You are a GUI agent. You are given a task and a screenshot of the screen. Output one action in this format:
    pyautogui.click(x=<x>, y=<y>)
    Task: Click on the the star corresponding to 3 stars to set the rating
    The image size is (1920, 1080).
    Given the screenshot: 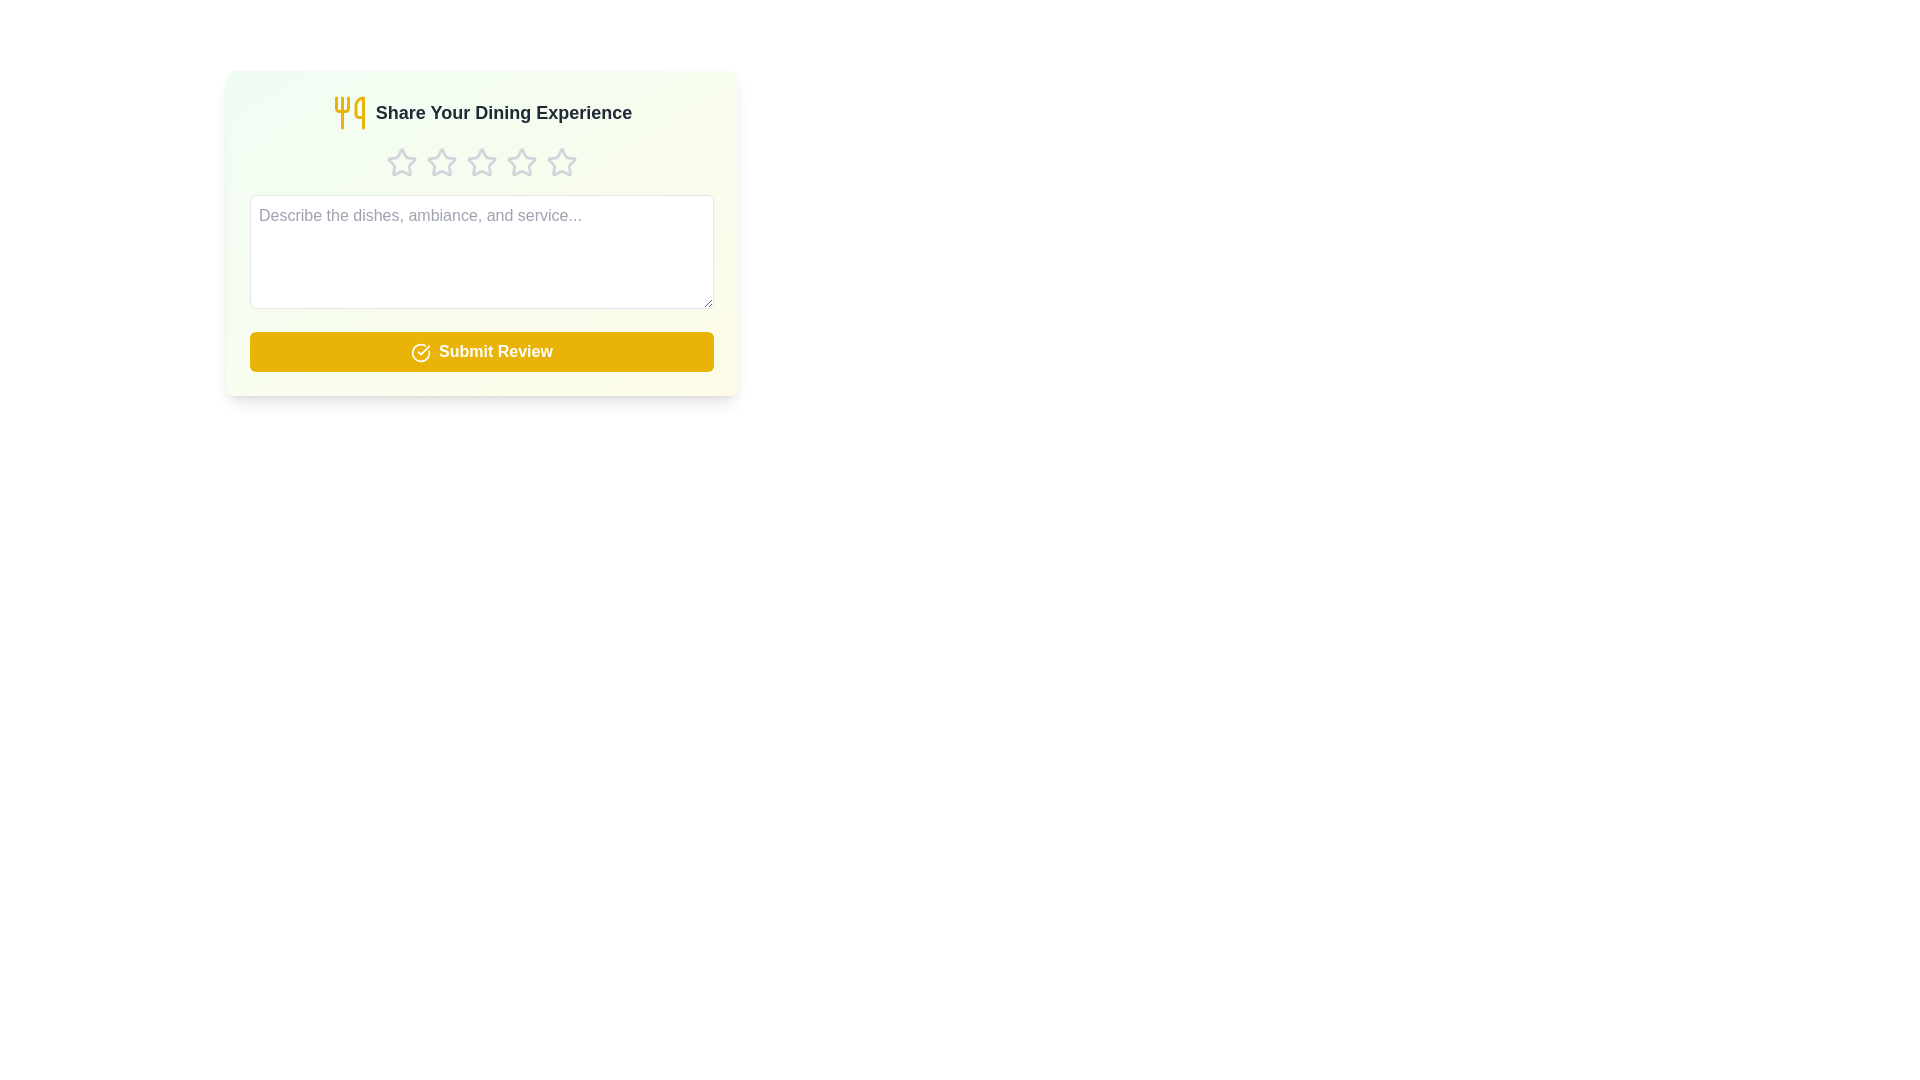 What is the action you would take?
    pyautogui.click(x=481, y=161)
    